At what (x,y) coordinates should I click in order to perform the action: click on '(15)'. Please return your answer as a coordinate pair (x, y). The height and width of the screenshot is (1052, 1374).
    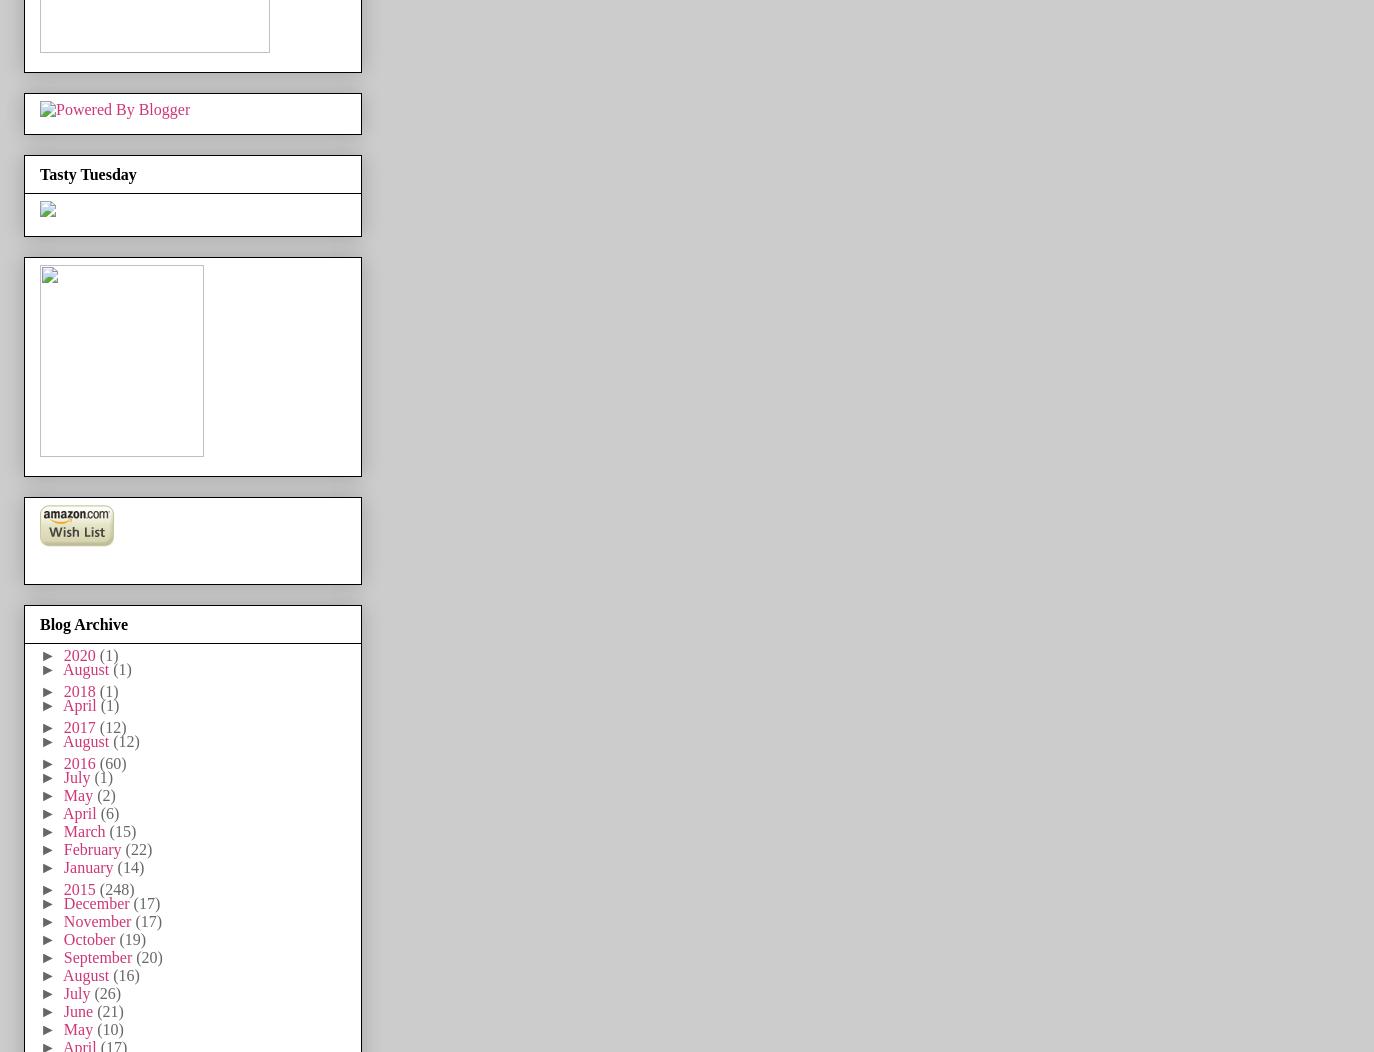
    Looking at the image, I should click on (107, 830).